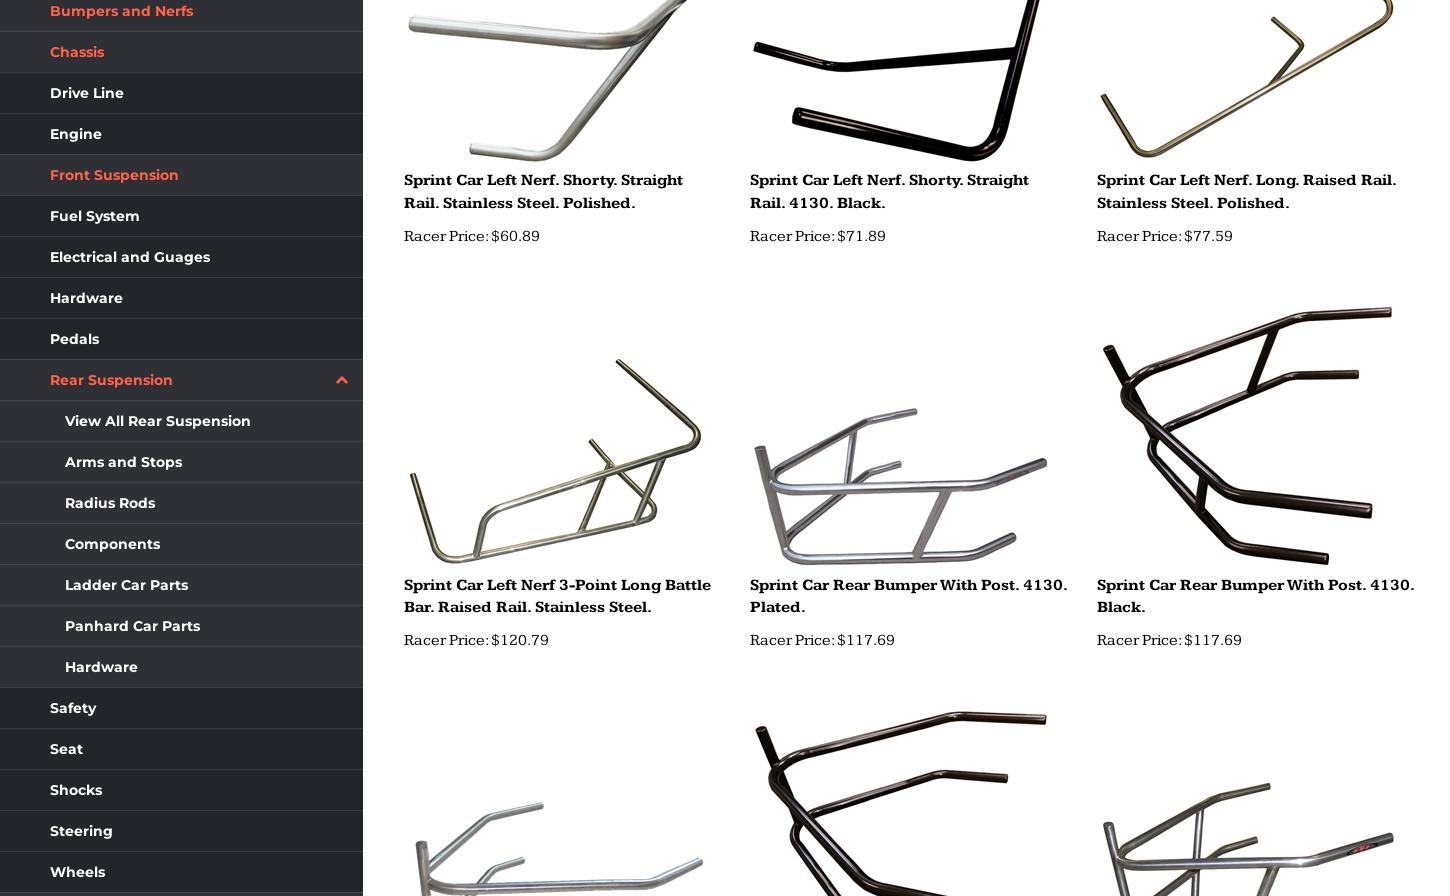  Describe the element at coordinates (76, 51) in the screenshot. I see `'Chassis'` at that location.